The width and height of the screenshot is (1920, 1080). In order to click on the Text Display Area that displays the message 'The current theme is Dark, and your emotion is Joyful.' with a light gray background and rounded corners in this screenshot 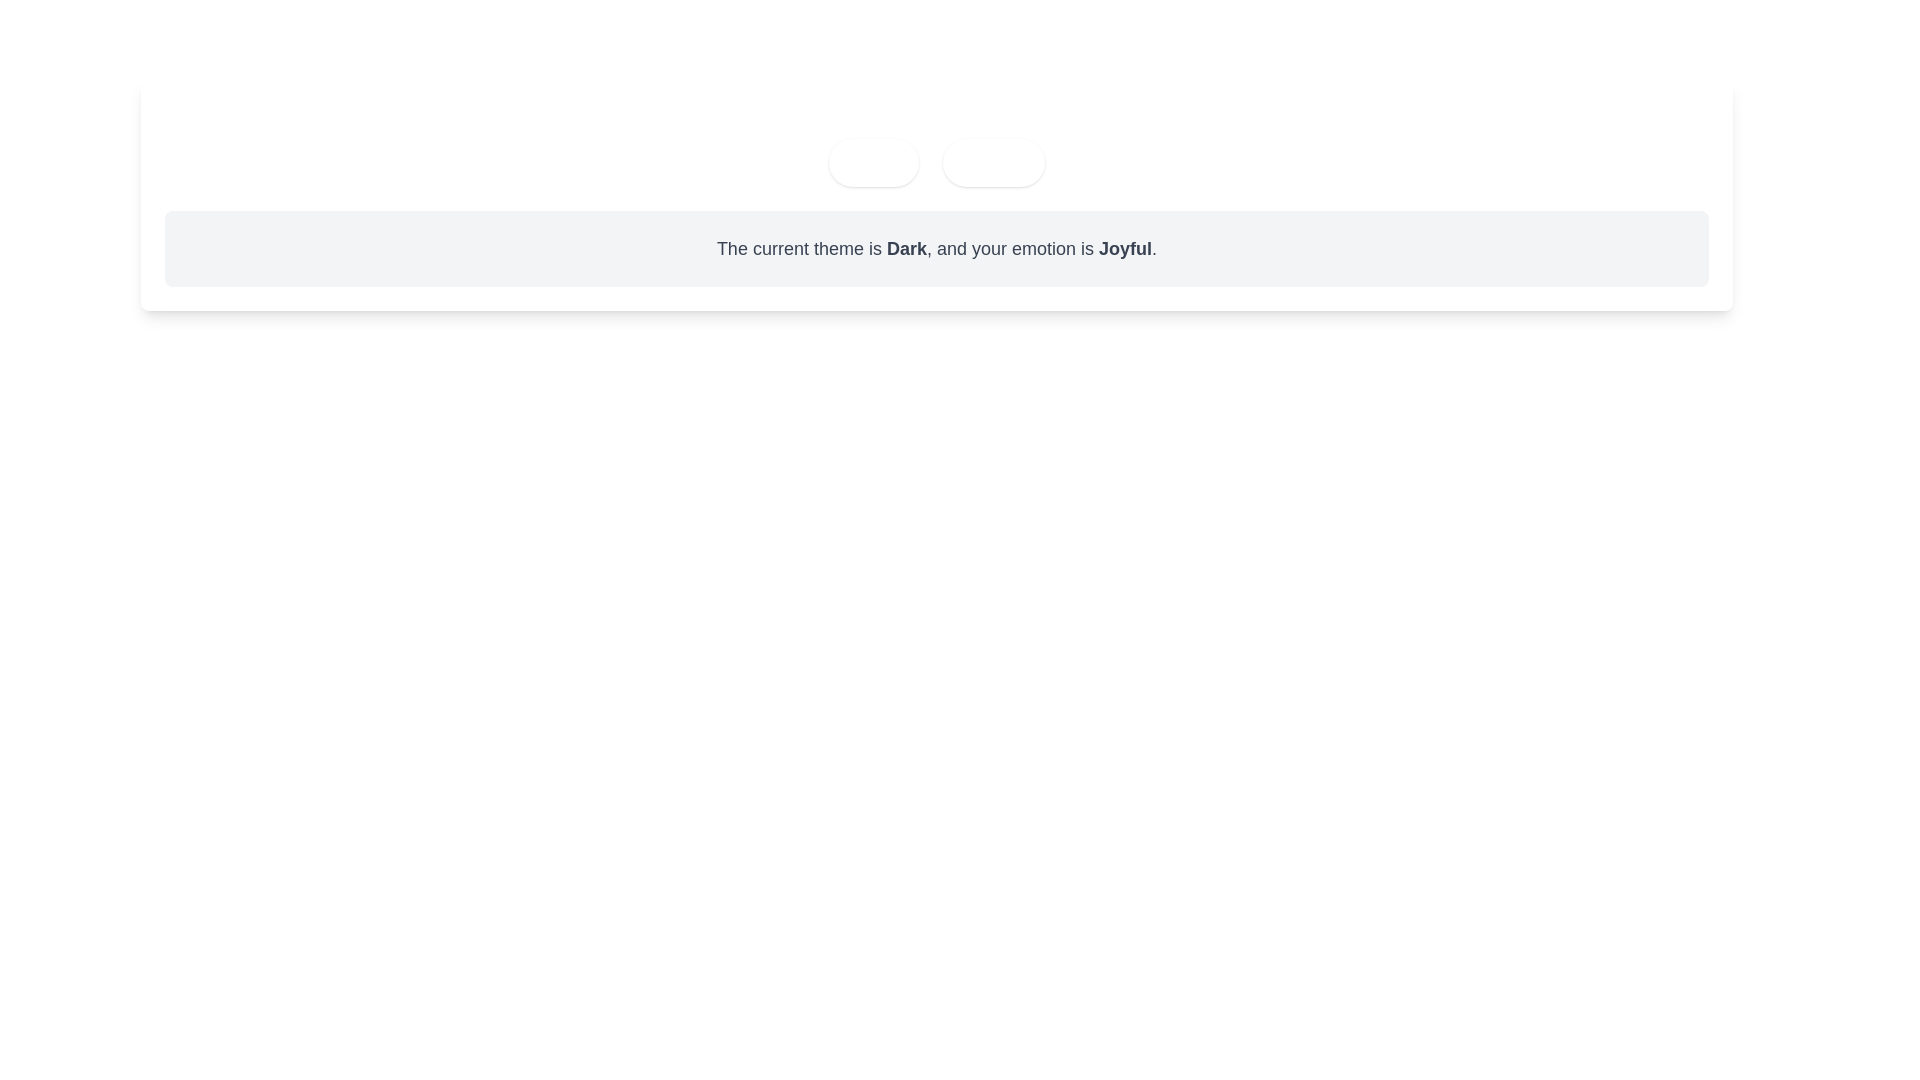, I will do `click(935, 248)`.